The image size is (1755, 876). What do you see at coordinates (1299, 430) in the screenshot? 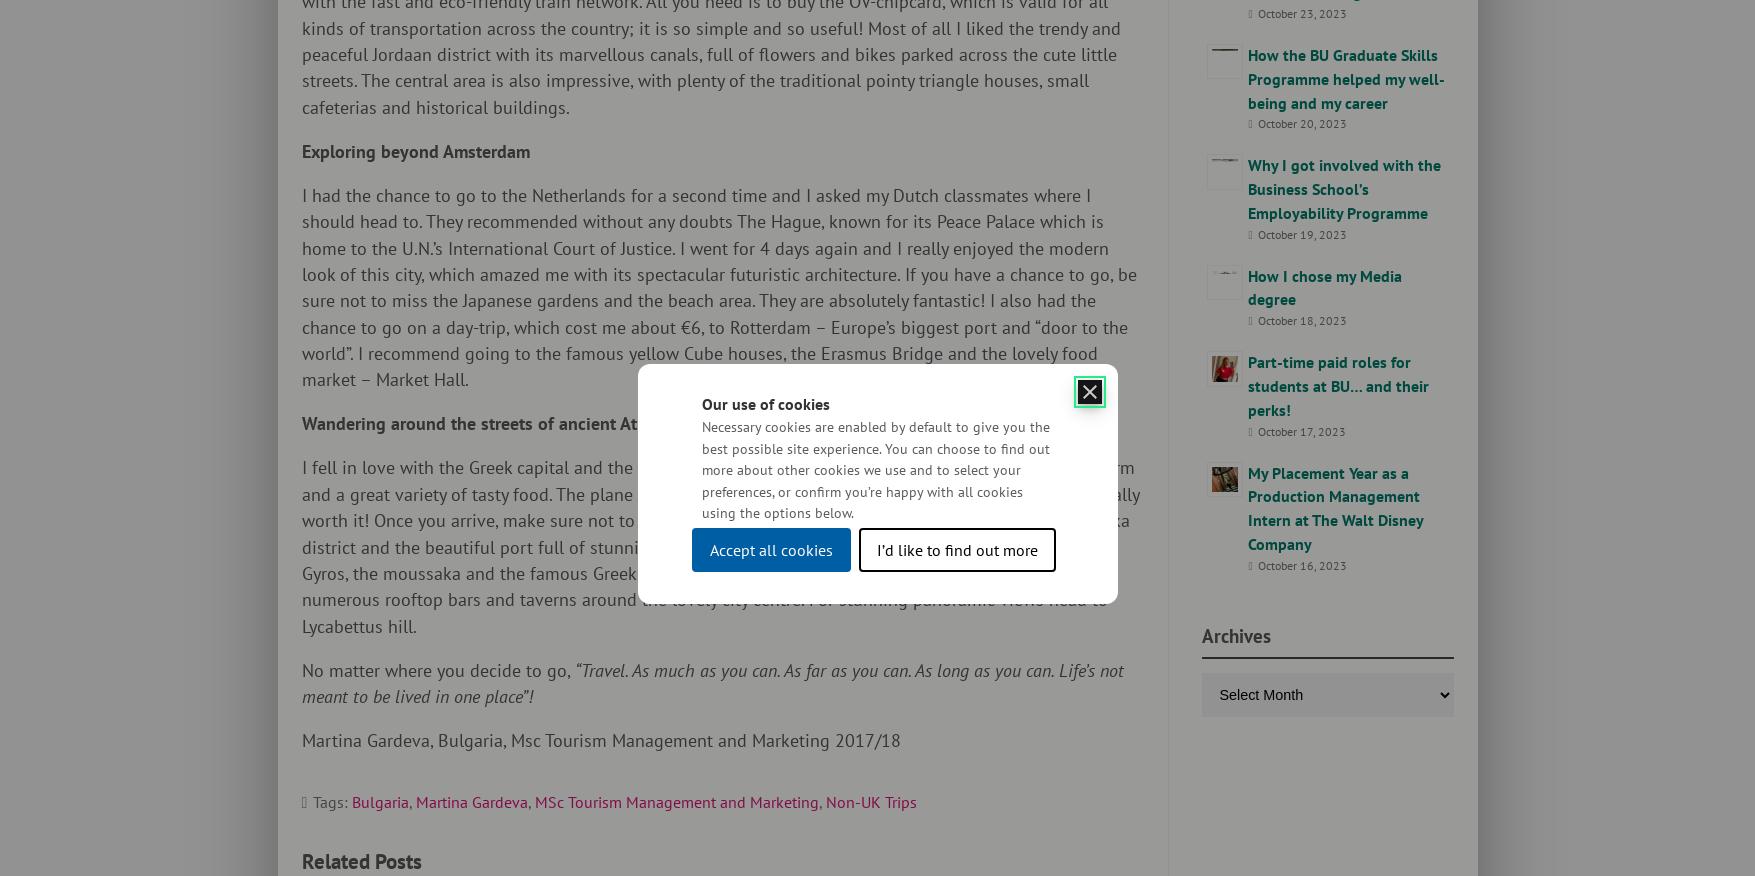
I see `'October 17, 2023'` at bounding box center [1299, 430].